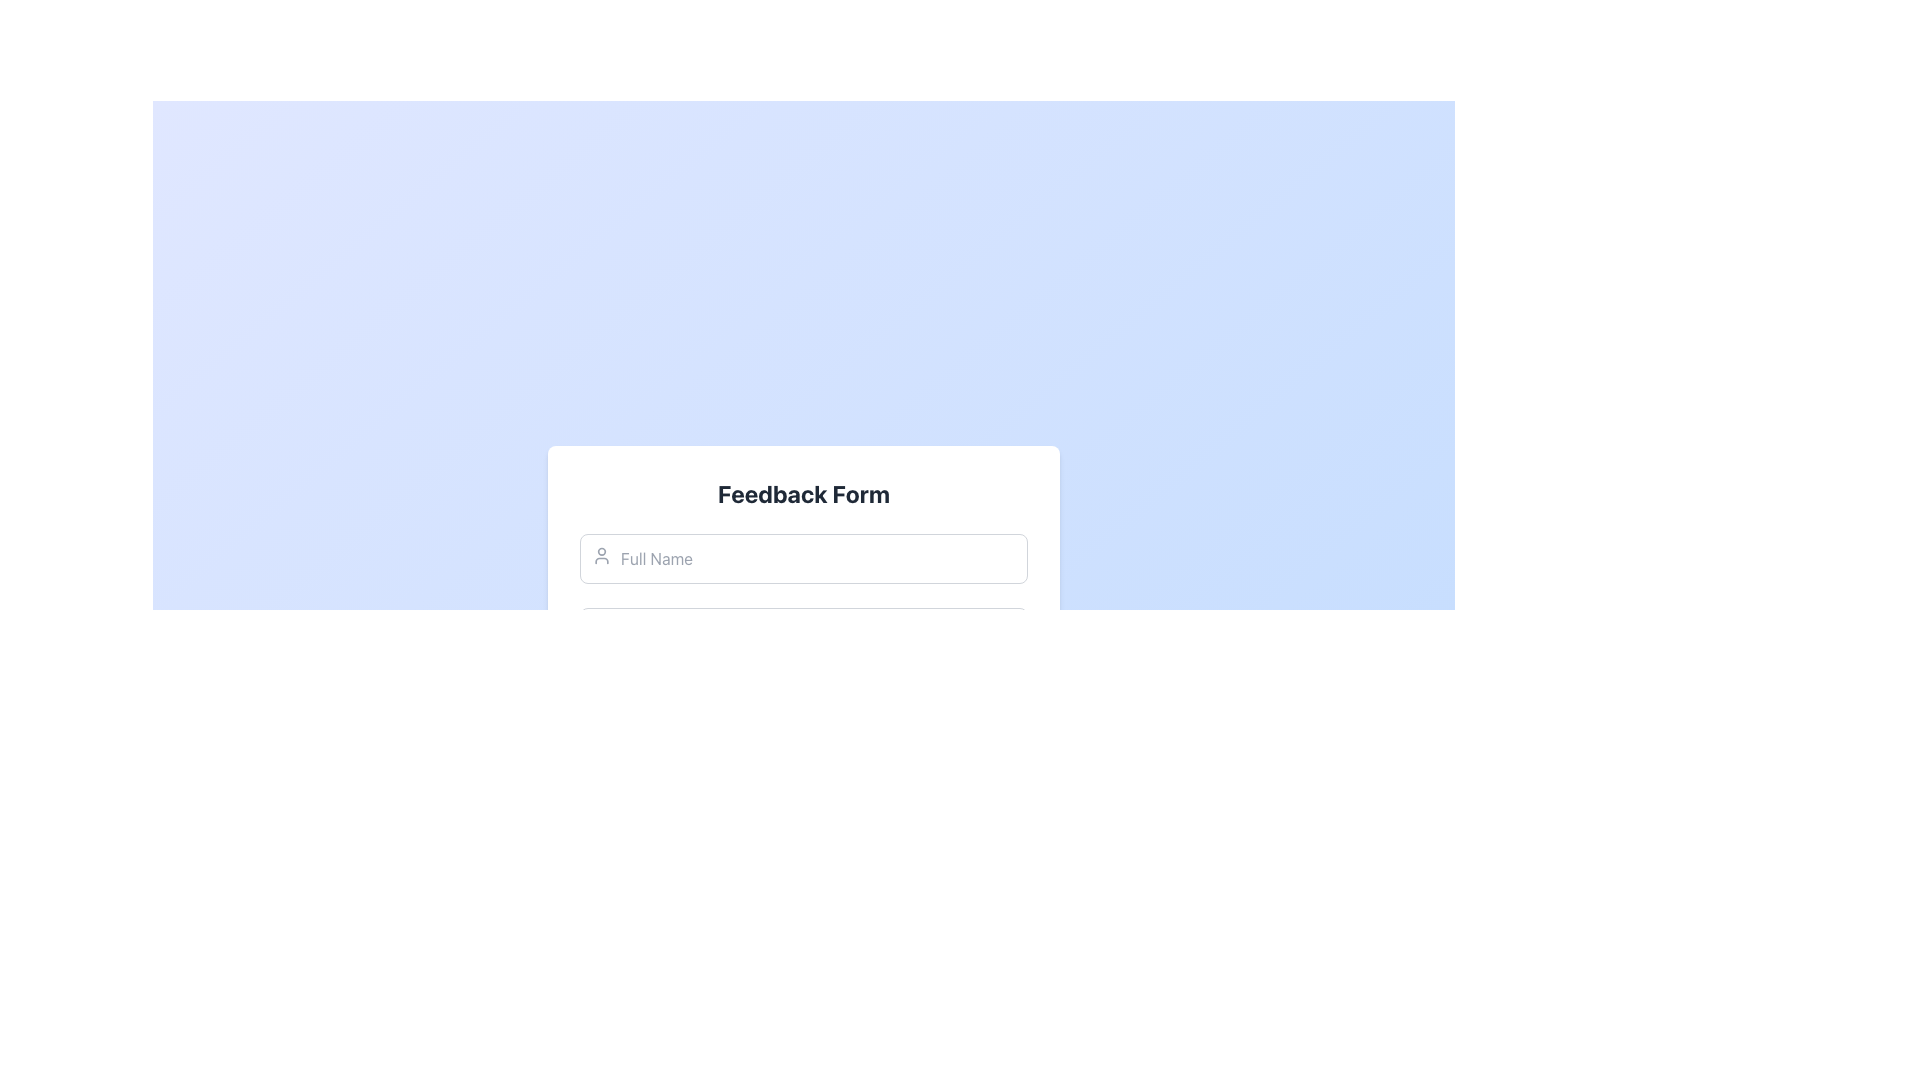 The height and width of the screenshot is (1080, 1920). I want to click on the user profile icon located at the top-left corner of the 'Full Name' text input box, which is represented by a circular head shape and styled in light-gray color, so click(600, 555).